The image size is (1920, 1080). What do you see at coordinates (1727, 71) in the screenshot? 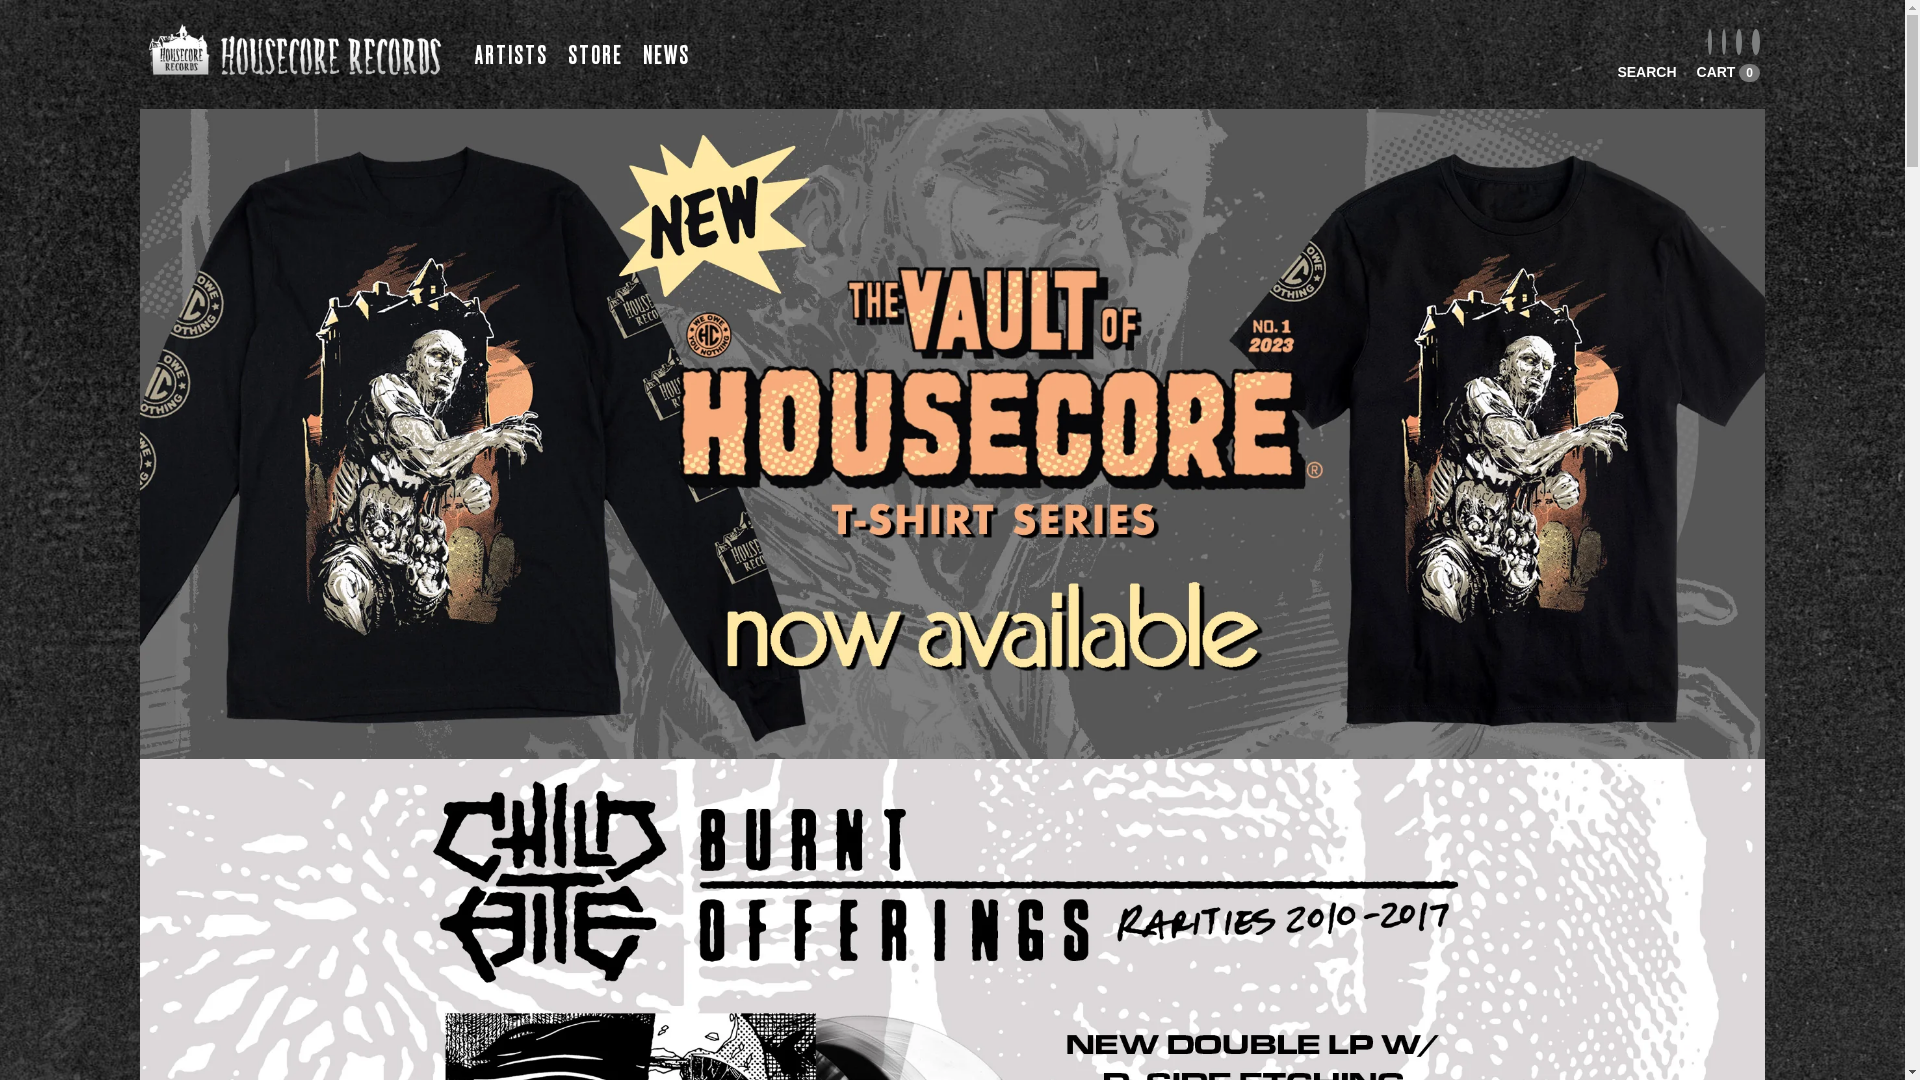
I see `'CART 0'` at bounding box center [1727, 71].